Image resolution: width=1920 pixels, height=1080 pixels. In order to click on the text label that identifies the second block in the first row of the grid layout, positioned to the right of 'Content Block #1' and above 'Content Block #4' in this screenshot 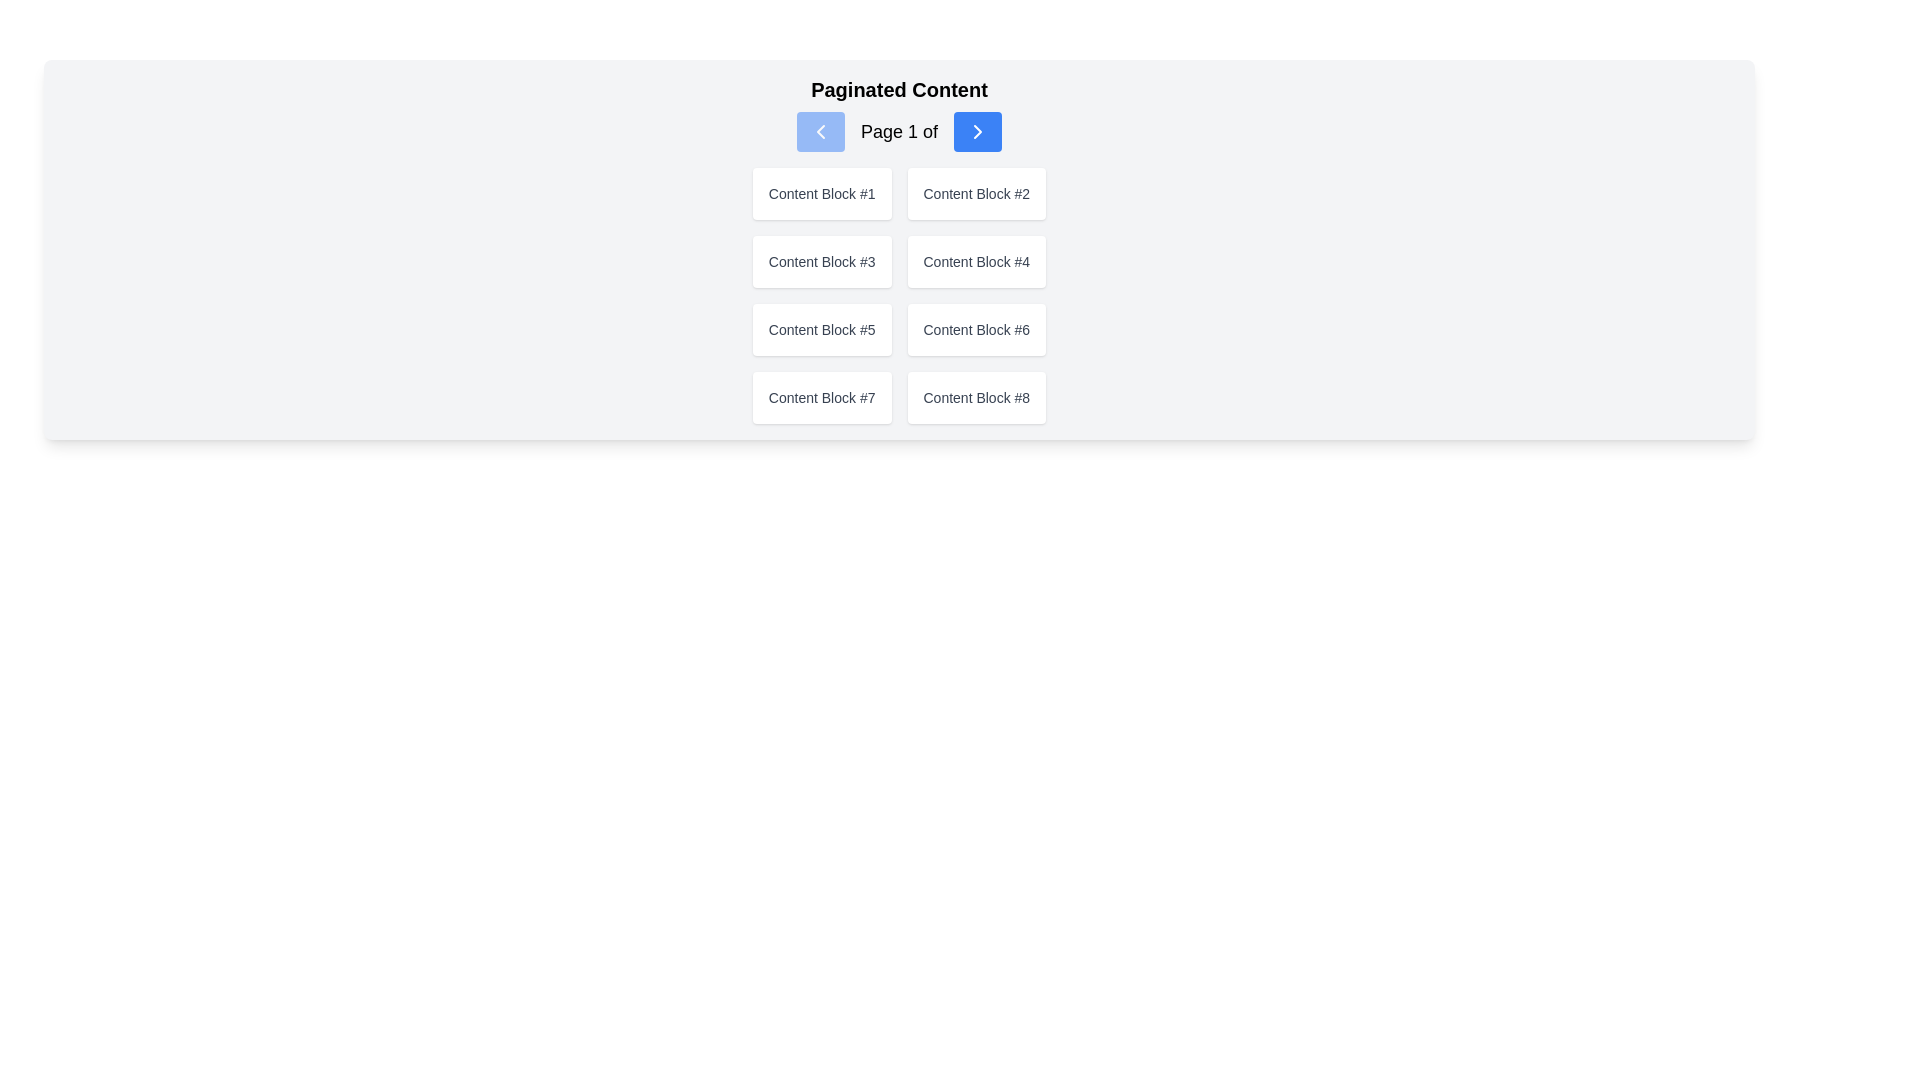, I will do `click(976, 193)`.